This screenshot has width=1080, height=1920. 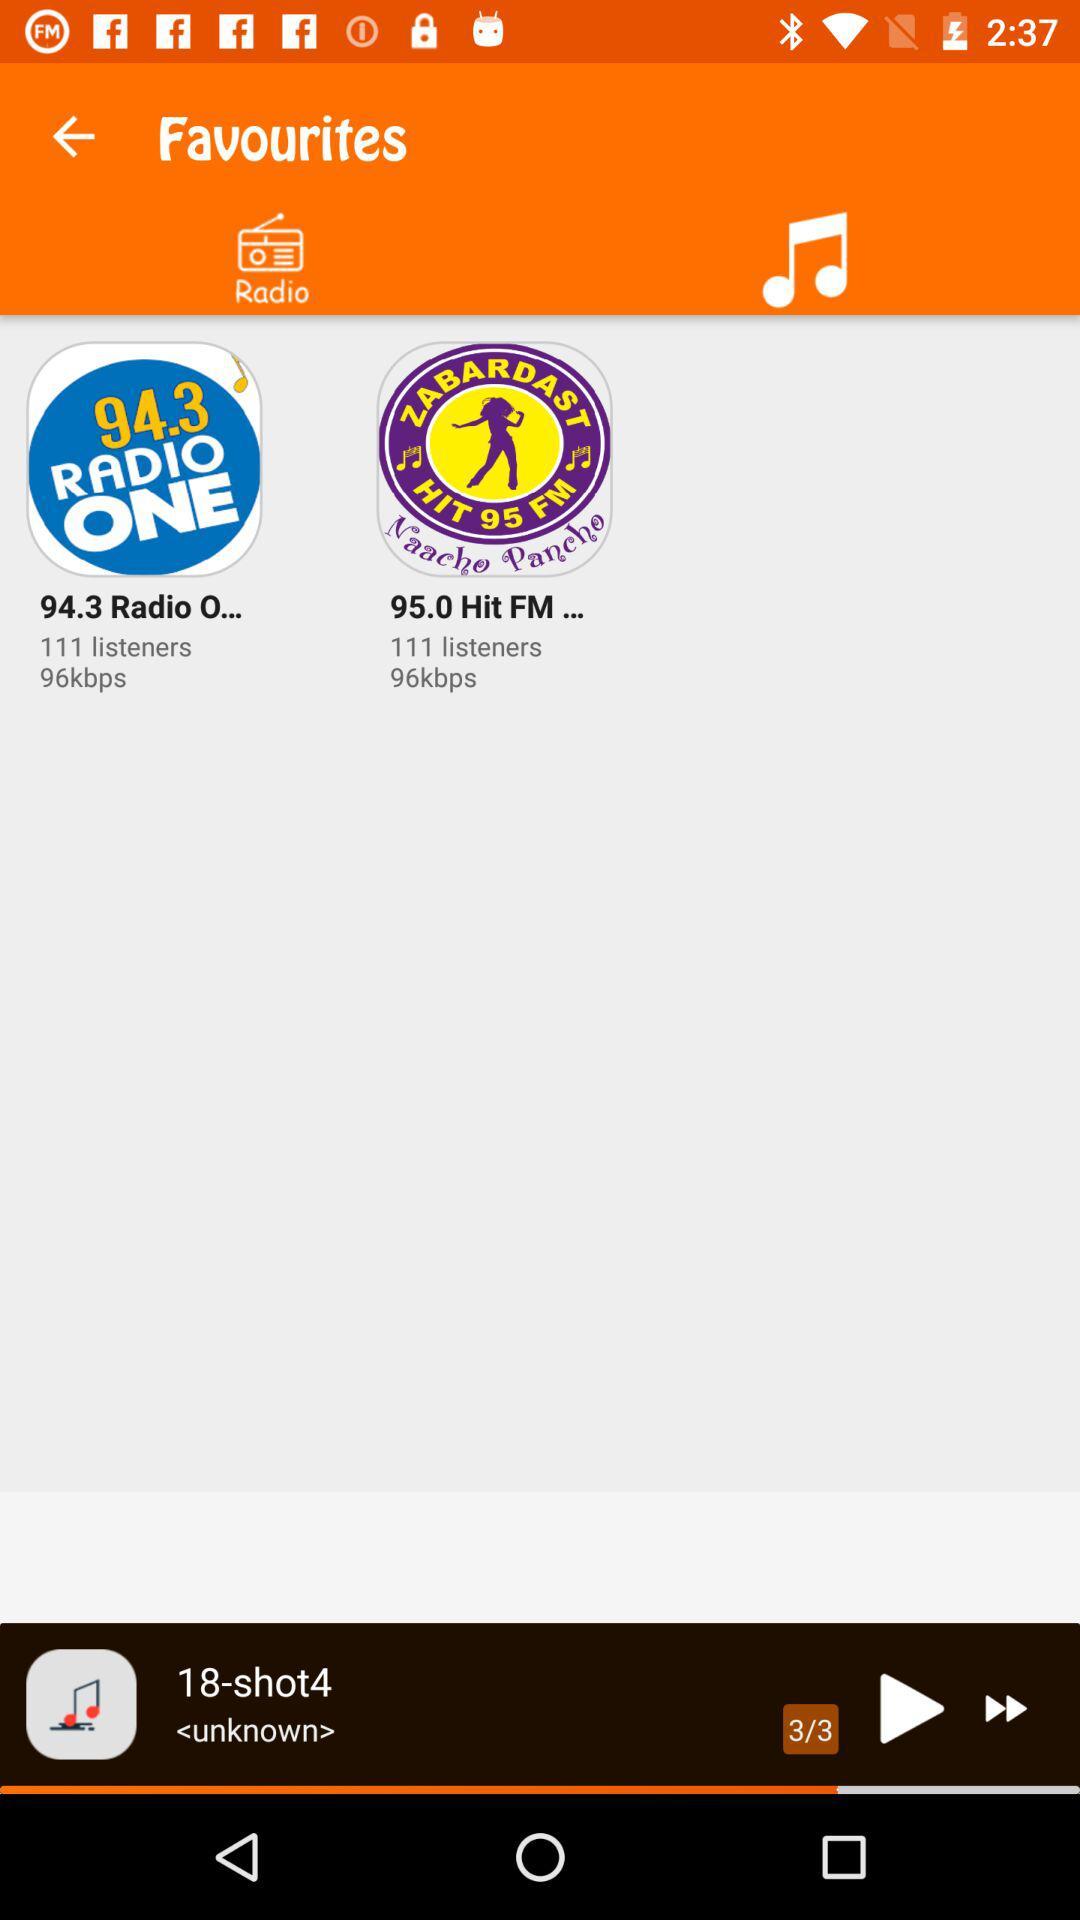 What do you see at coordinates (270, 251) in the screenshot?
I see `click radio option` at bounding box center [270, 251].